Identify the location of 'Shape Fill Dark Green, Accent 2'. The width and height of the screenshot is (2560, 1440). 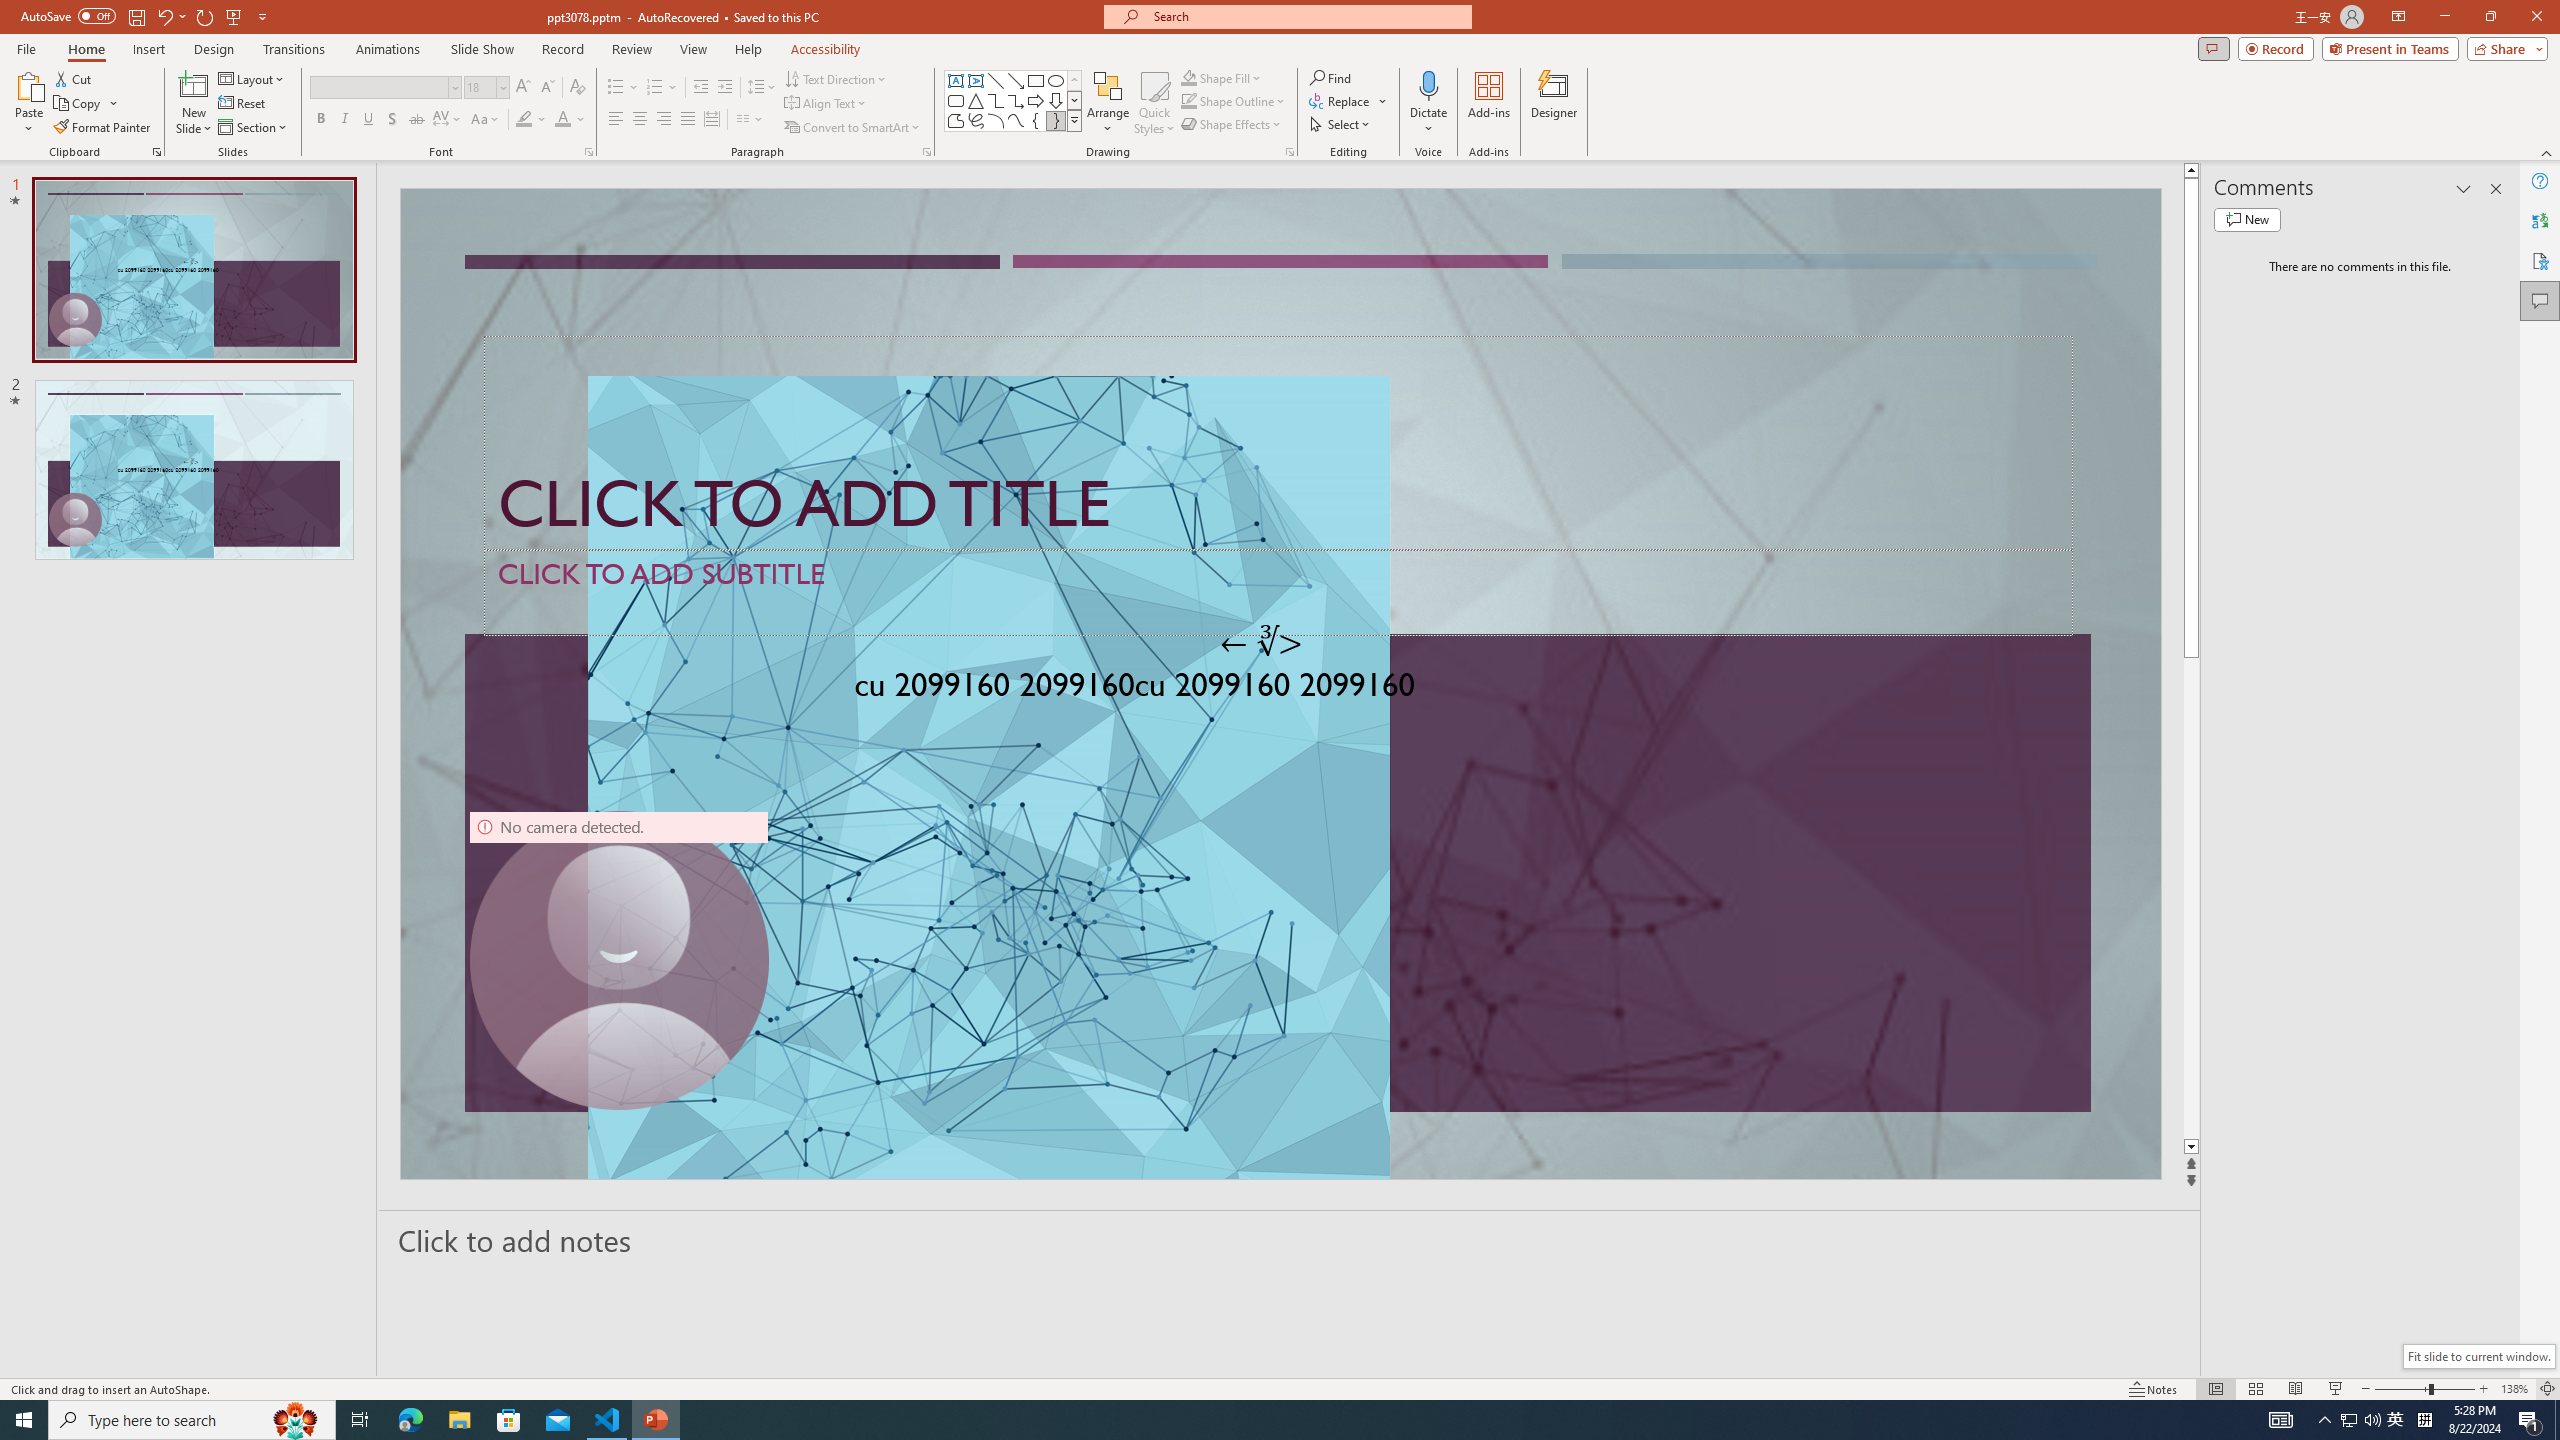
(1189, 77).